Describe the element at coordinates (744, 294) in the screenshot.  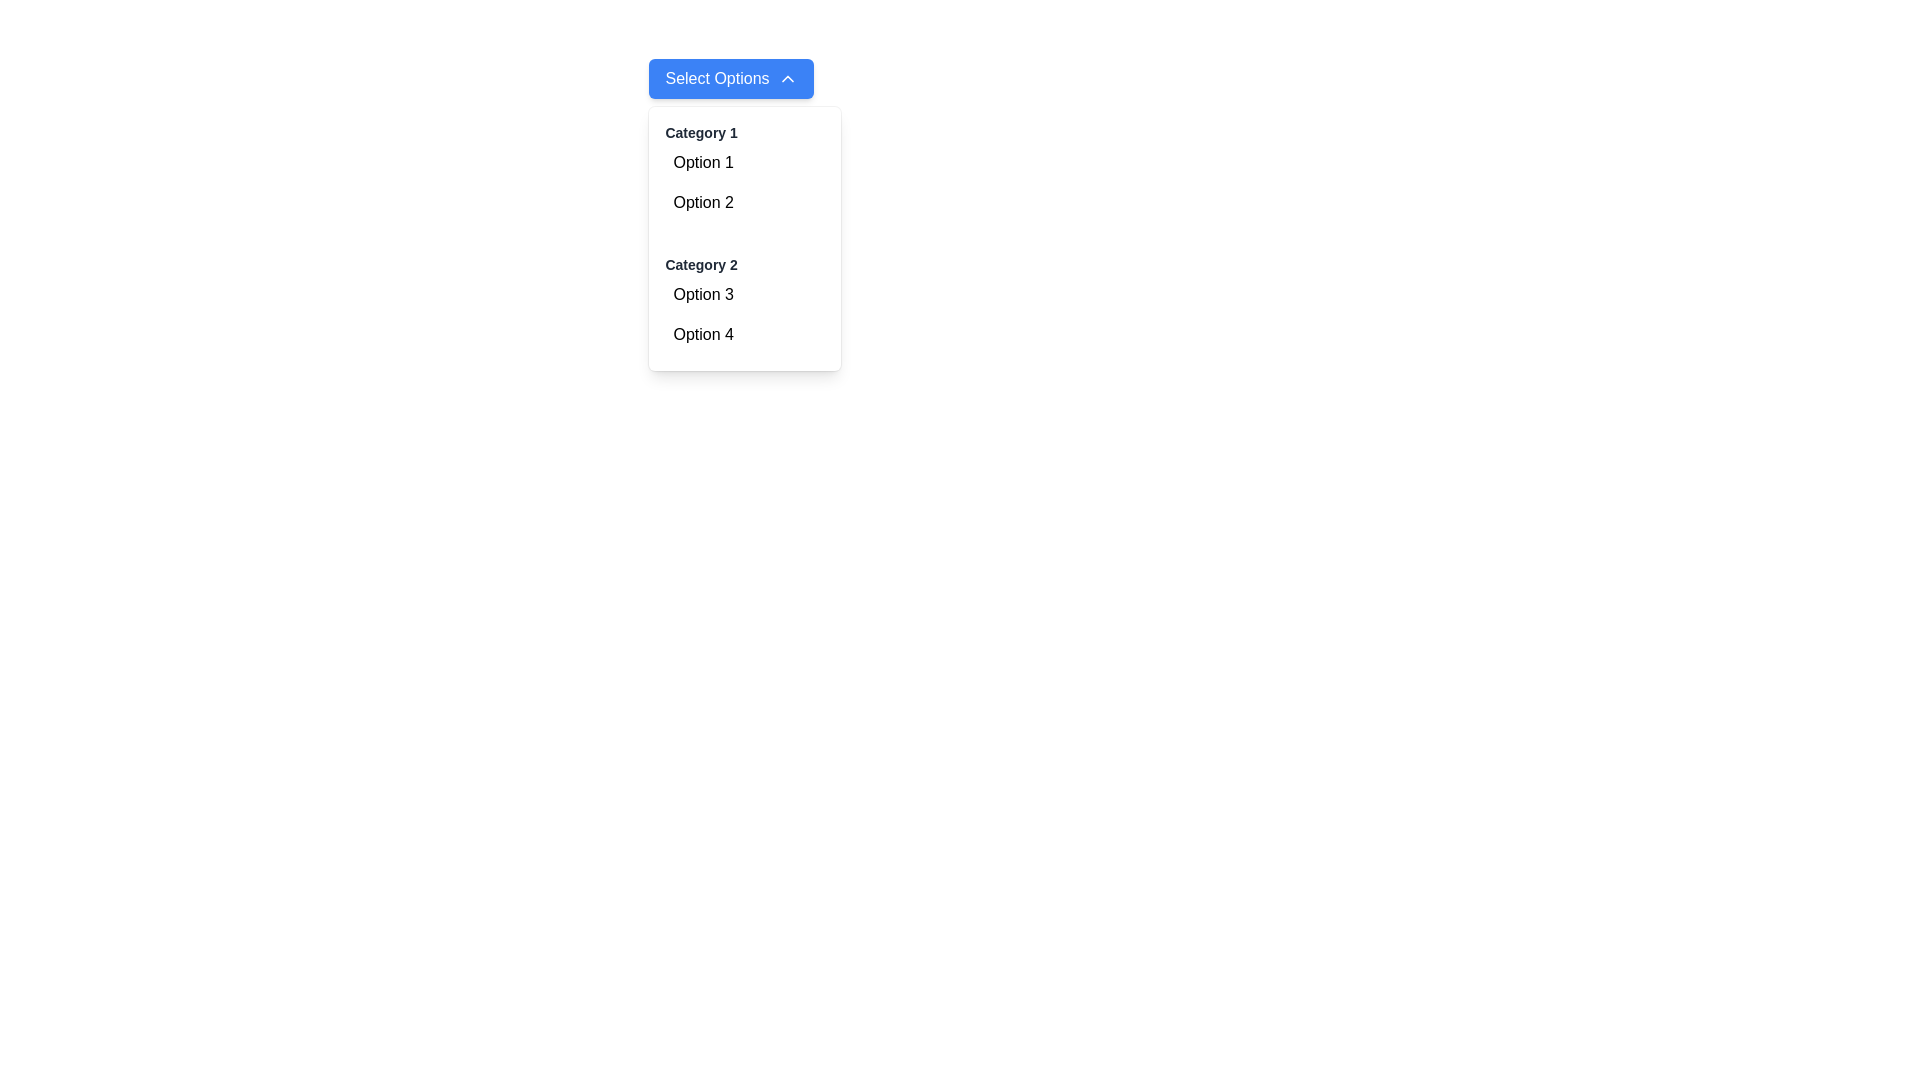
I see `the selectable item labeled 'Option 3' in the dropdown menu under 'Category 2'` at that location.